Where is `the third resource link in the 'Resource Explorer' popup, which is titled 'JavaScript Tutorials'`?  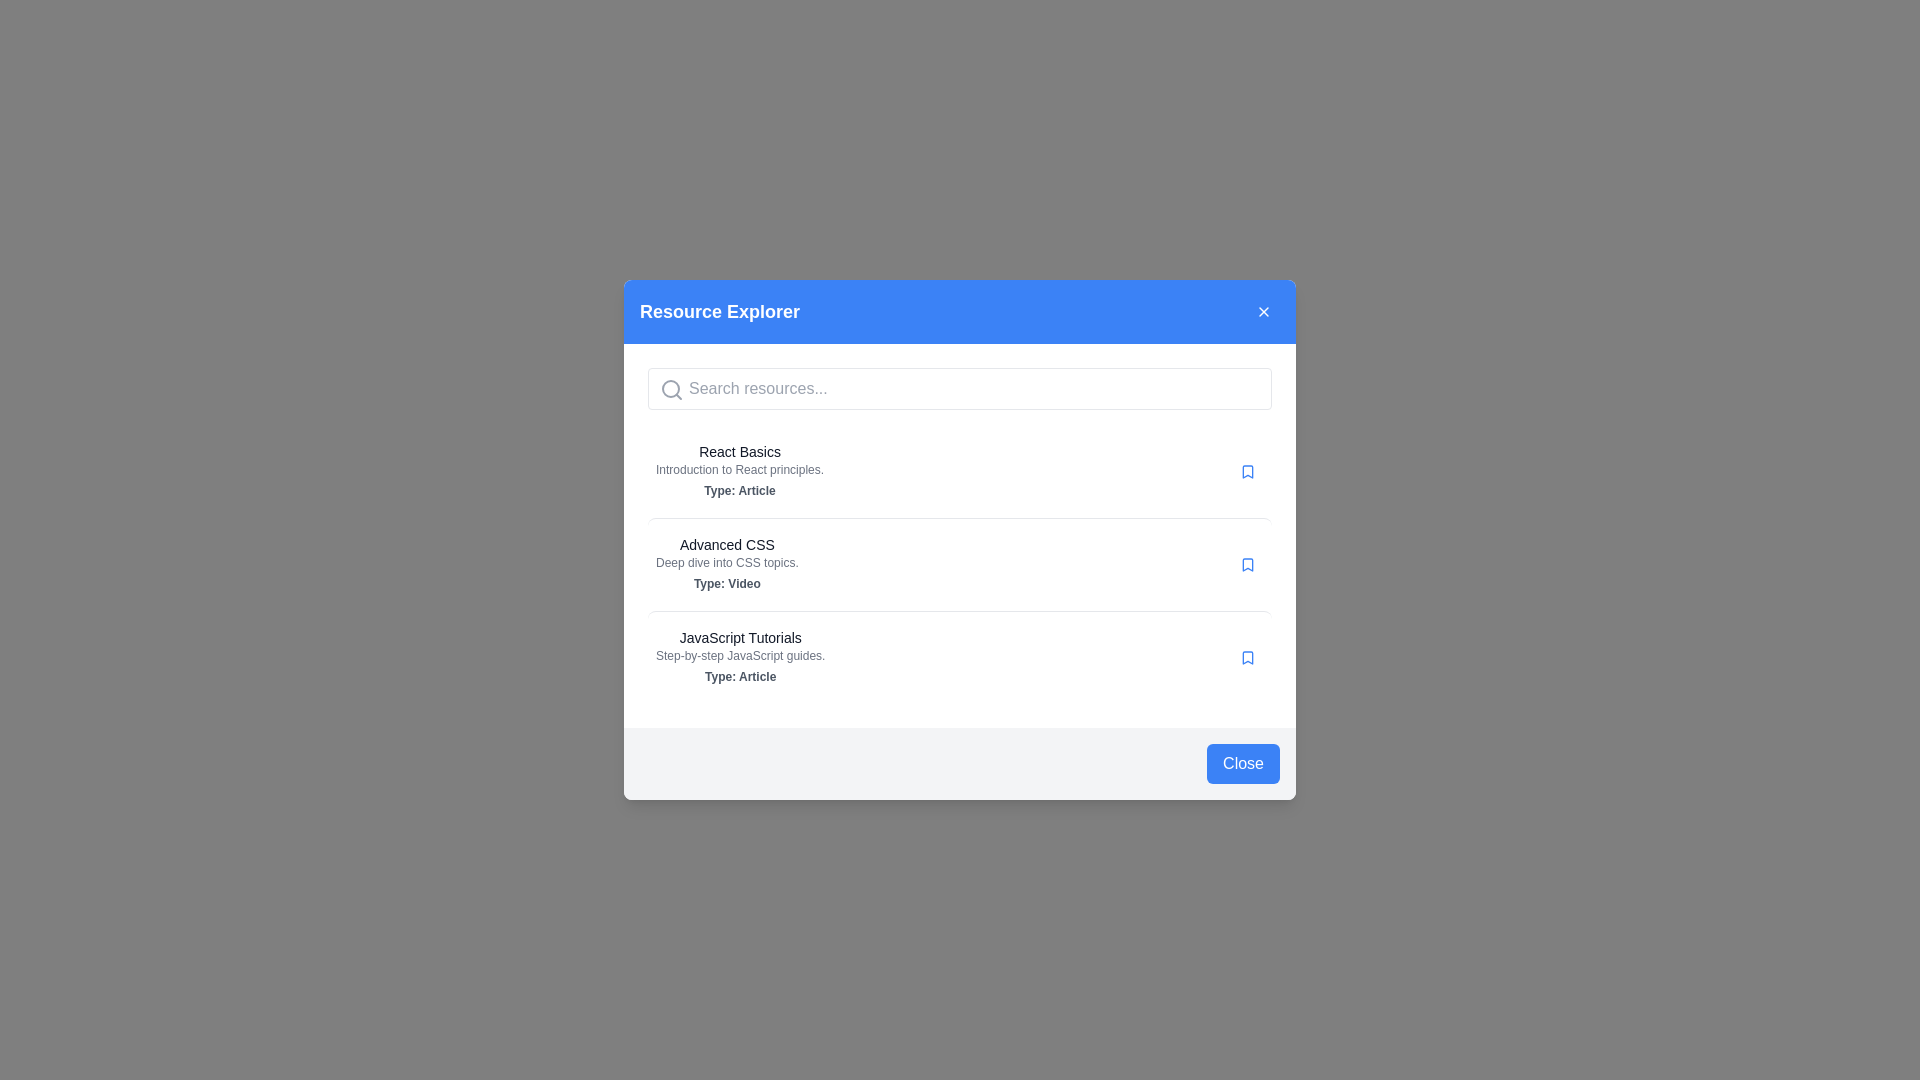 the third resource link in the 'Resource Explorer' popup, which is titled 'JavaScript Tutorials' is located at coordinates (739, 658).